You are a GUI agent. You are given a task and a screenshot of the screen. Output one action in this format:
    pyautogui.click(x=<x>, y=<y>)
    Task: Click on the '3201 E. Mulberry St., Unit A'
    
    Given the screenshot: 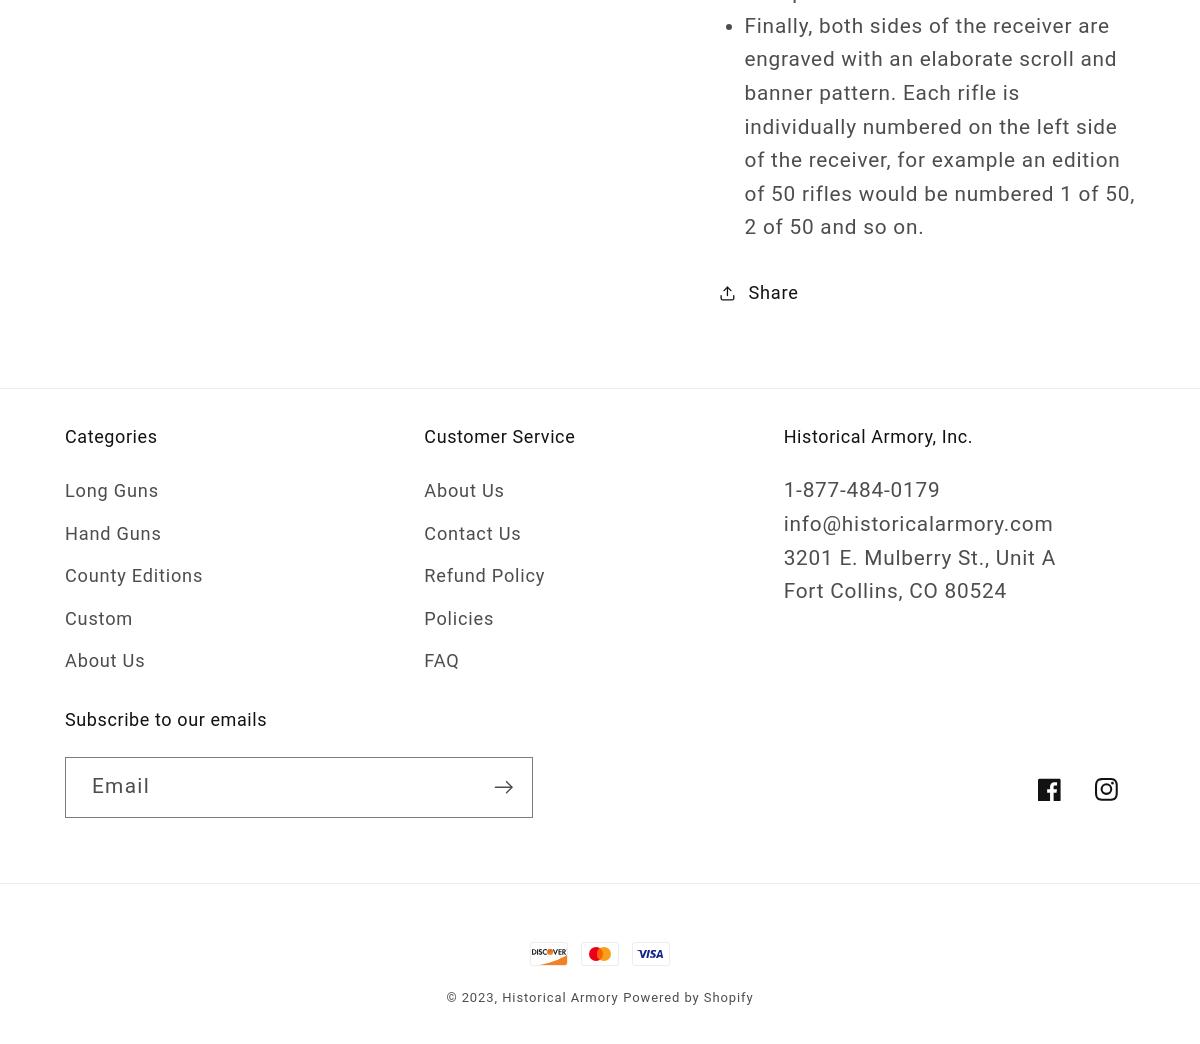 What is the action you would take?
    pyautogui.click(x=918, y=555)
    